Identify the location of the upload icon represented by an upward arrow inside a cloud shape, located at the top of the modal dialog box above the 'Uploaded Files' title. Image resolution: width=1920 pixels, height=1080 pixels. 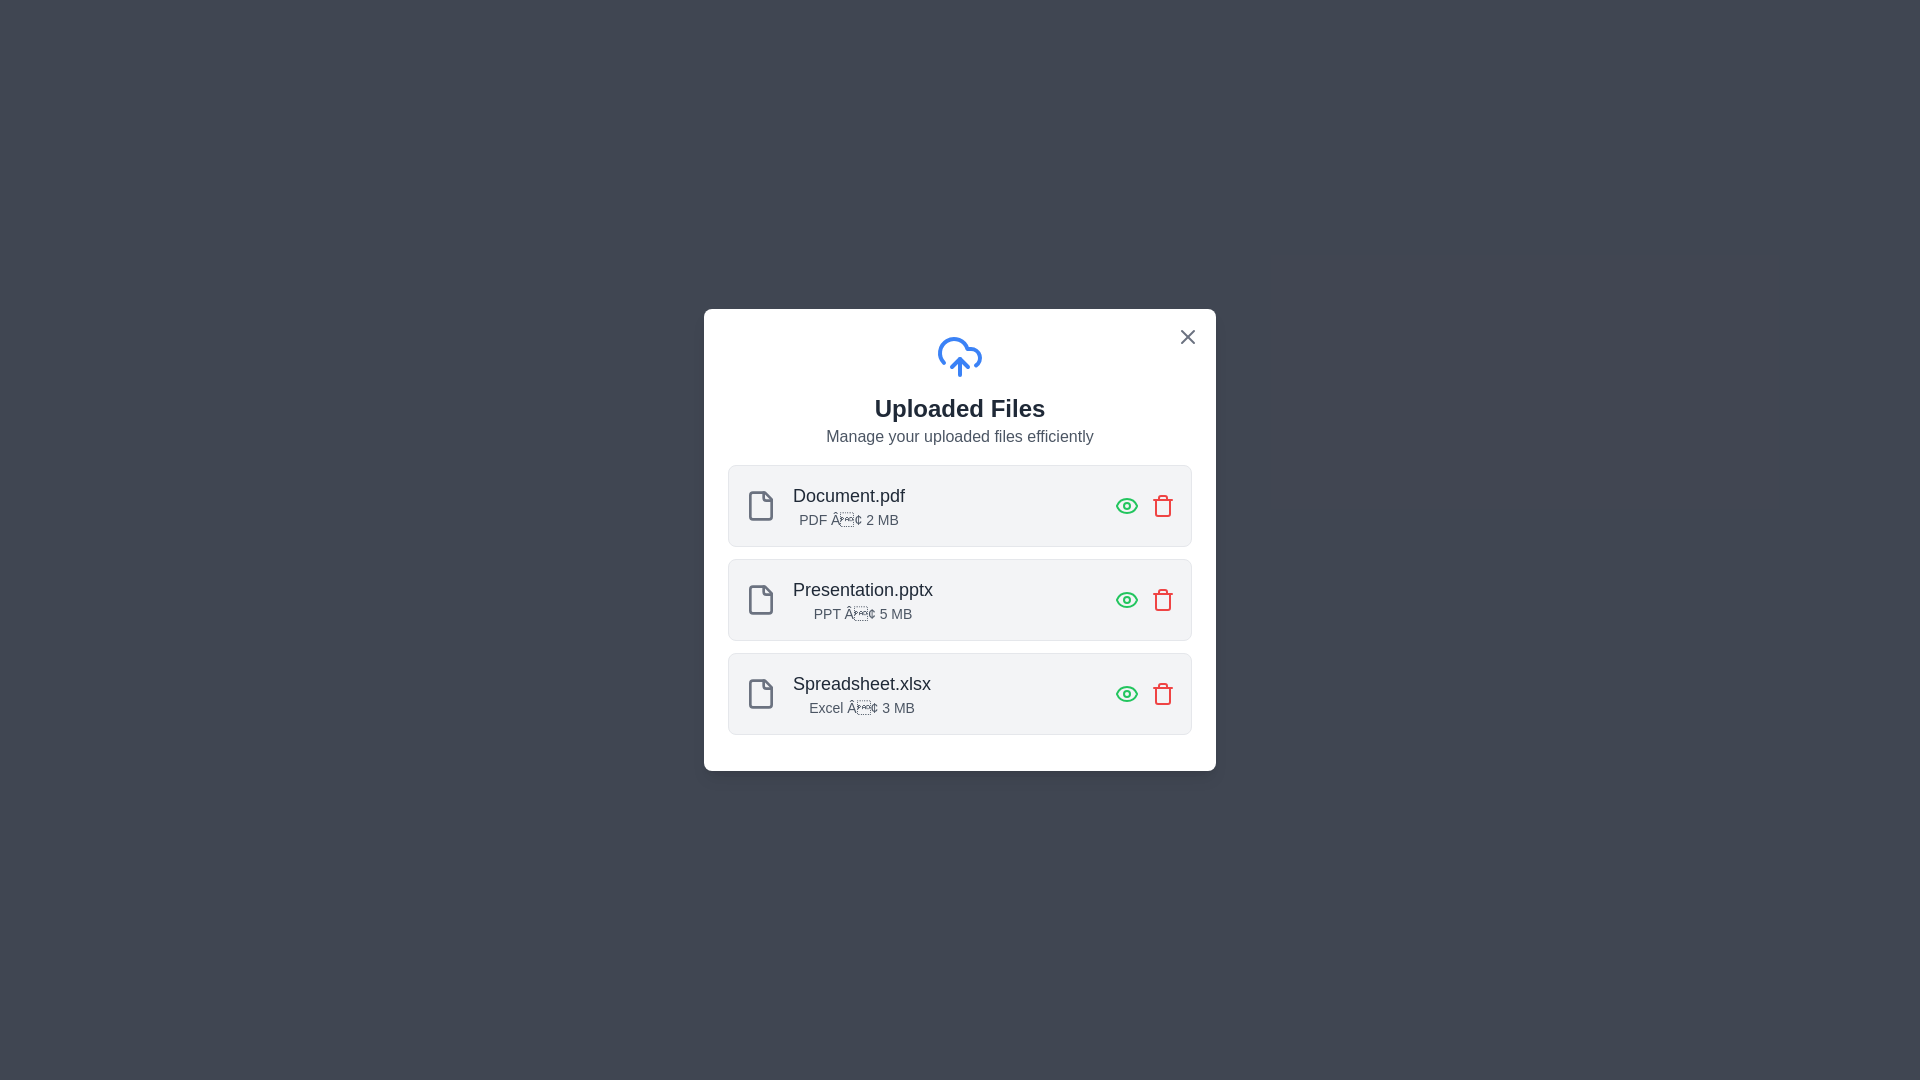
(960, 362).